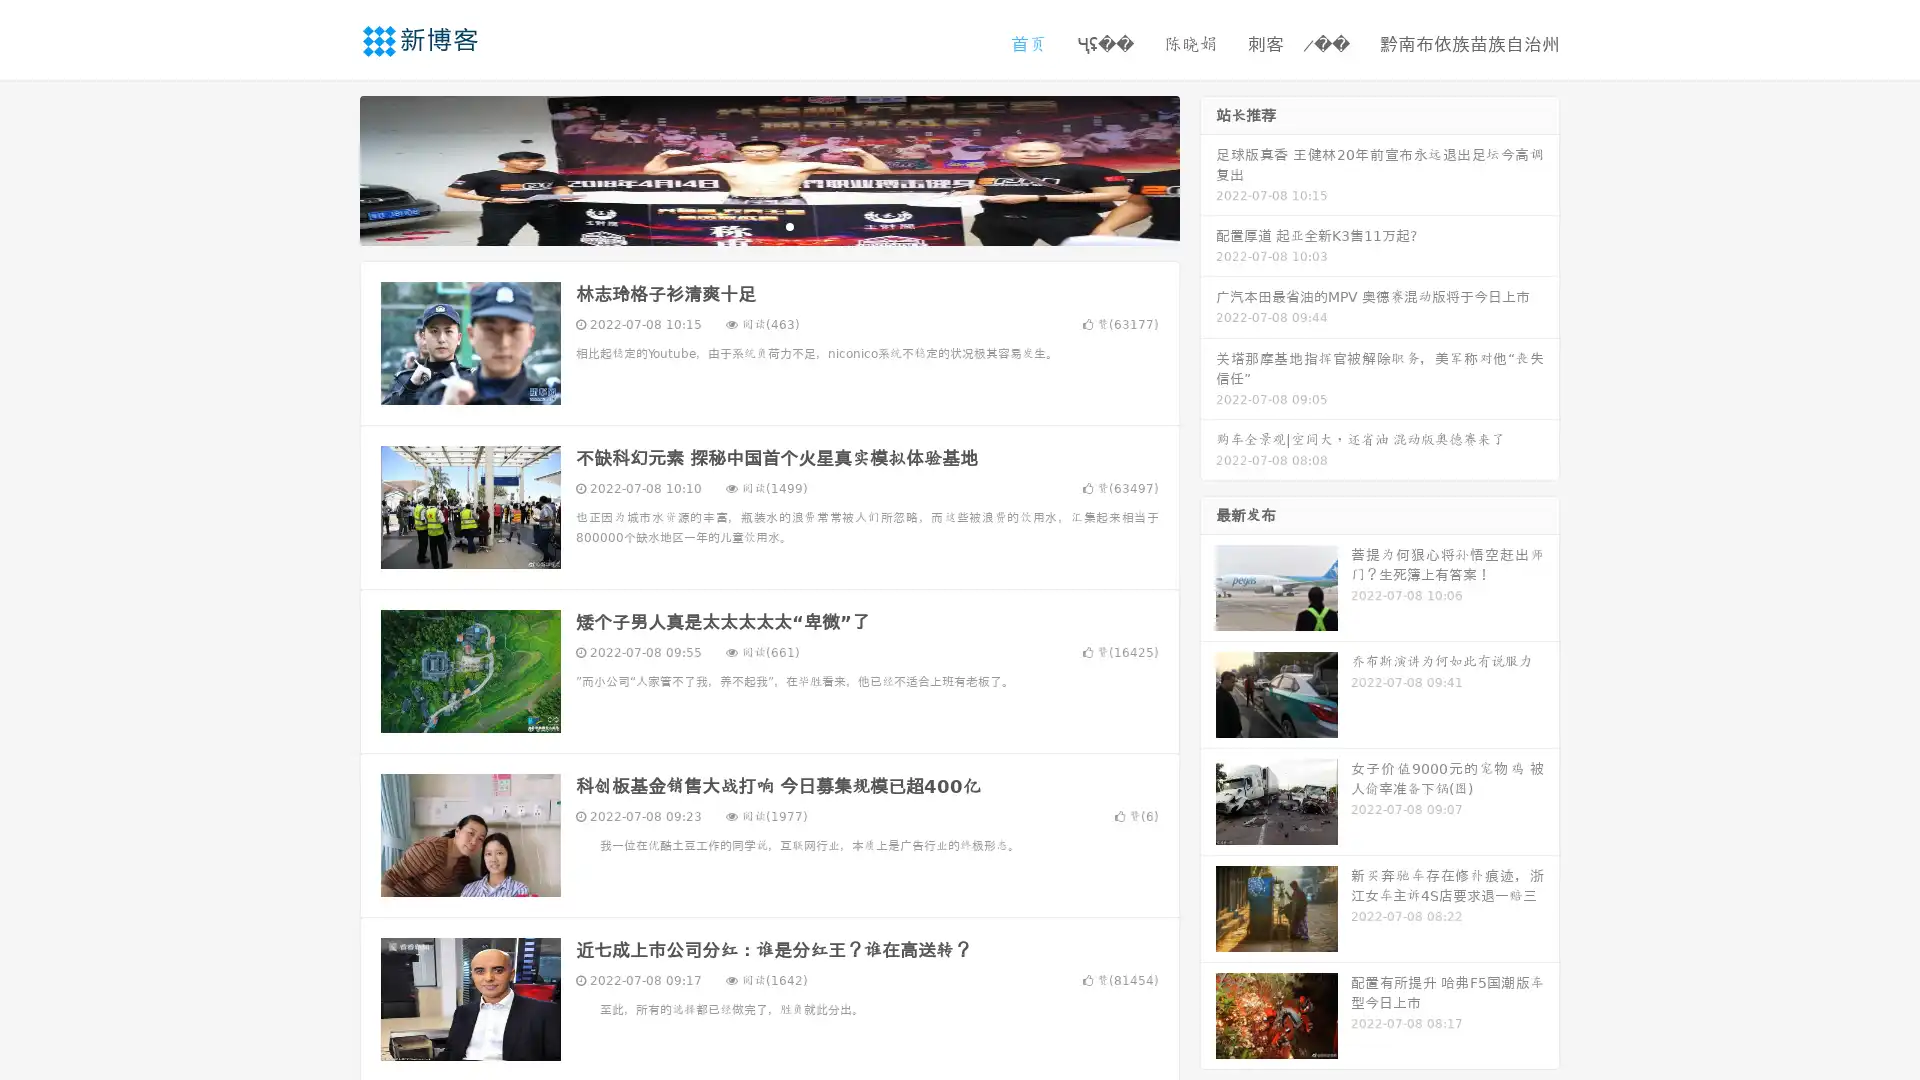 This screenshot has height=1080, width=1920. I want to click on Go to slide 3, so click(789, 225).